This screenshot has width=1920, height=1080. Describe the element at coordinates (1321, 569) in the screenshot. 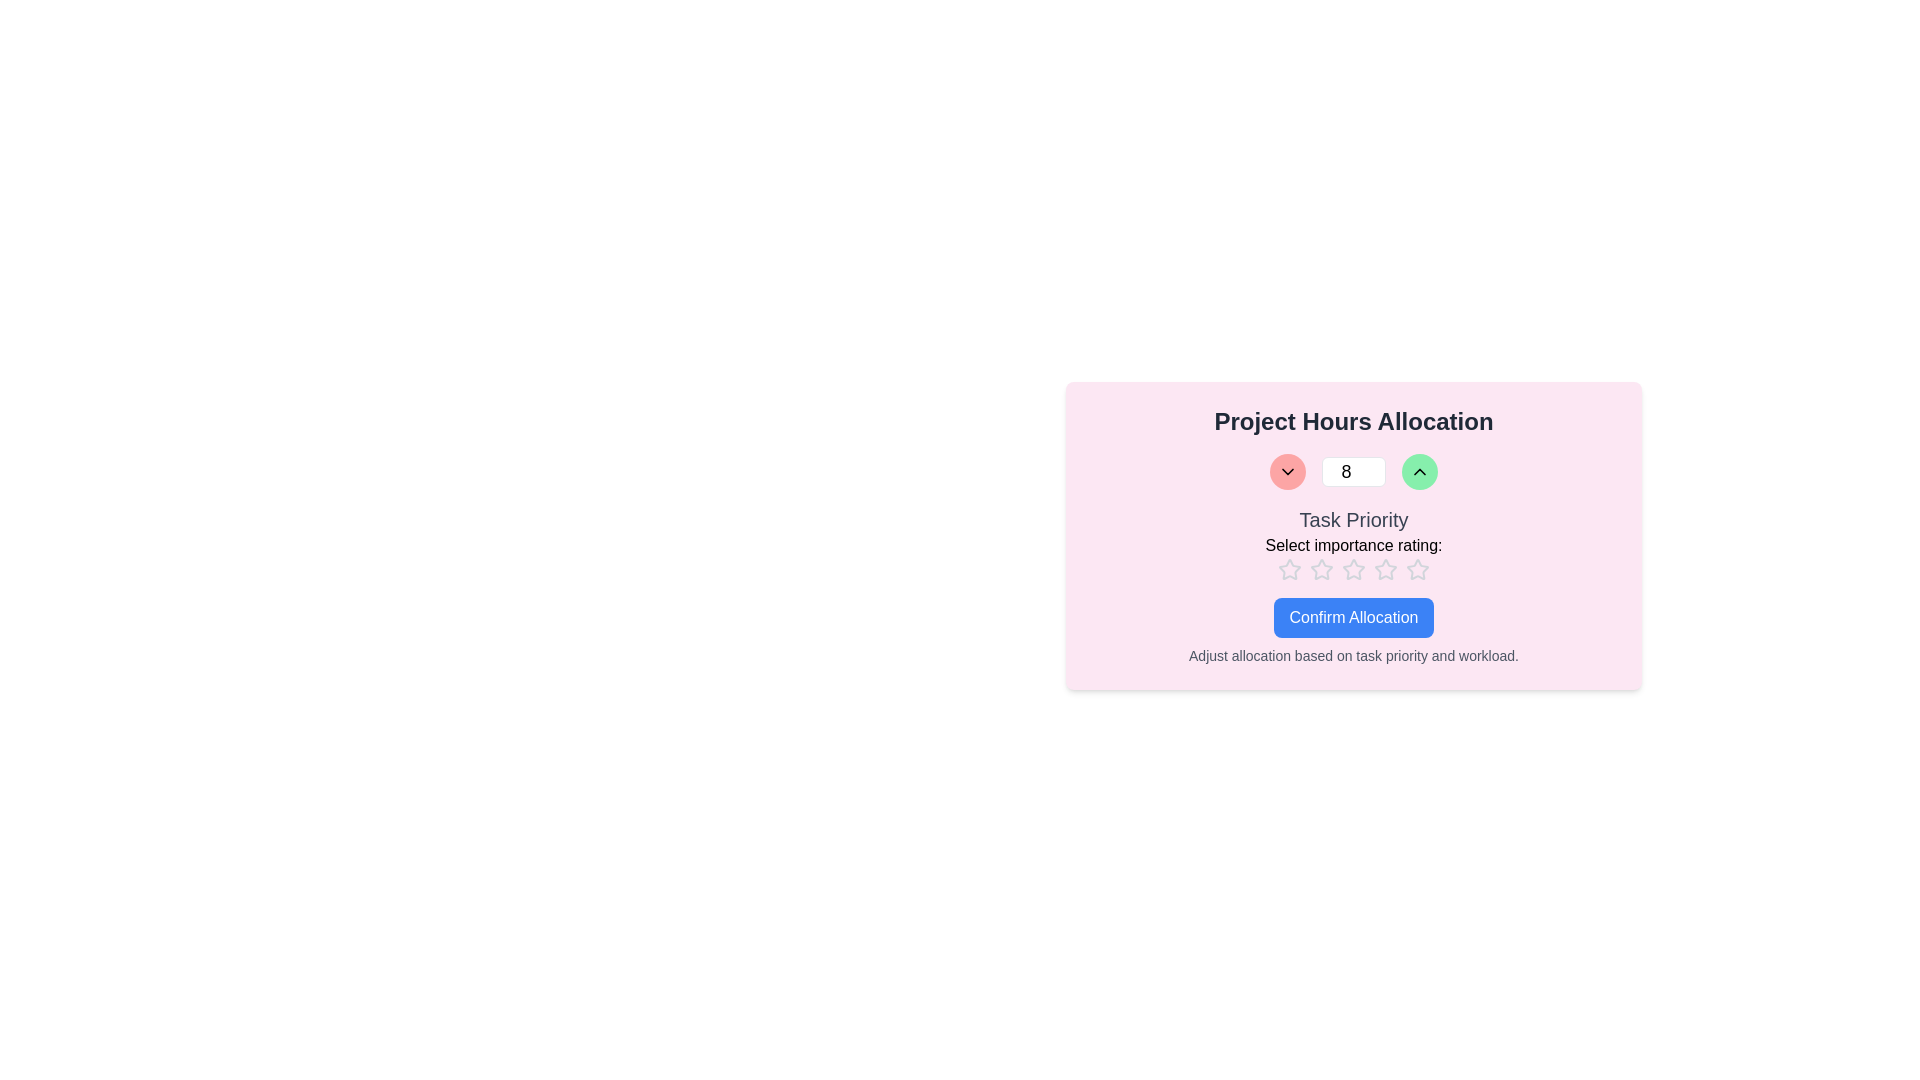

I see `the first star icon, which is outlined and used for rating` at that location.